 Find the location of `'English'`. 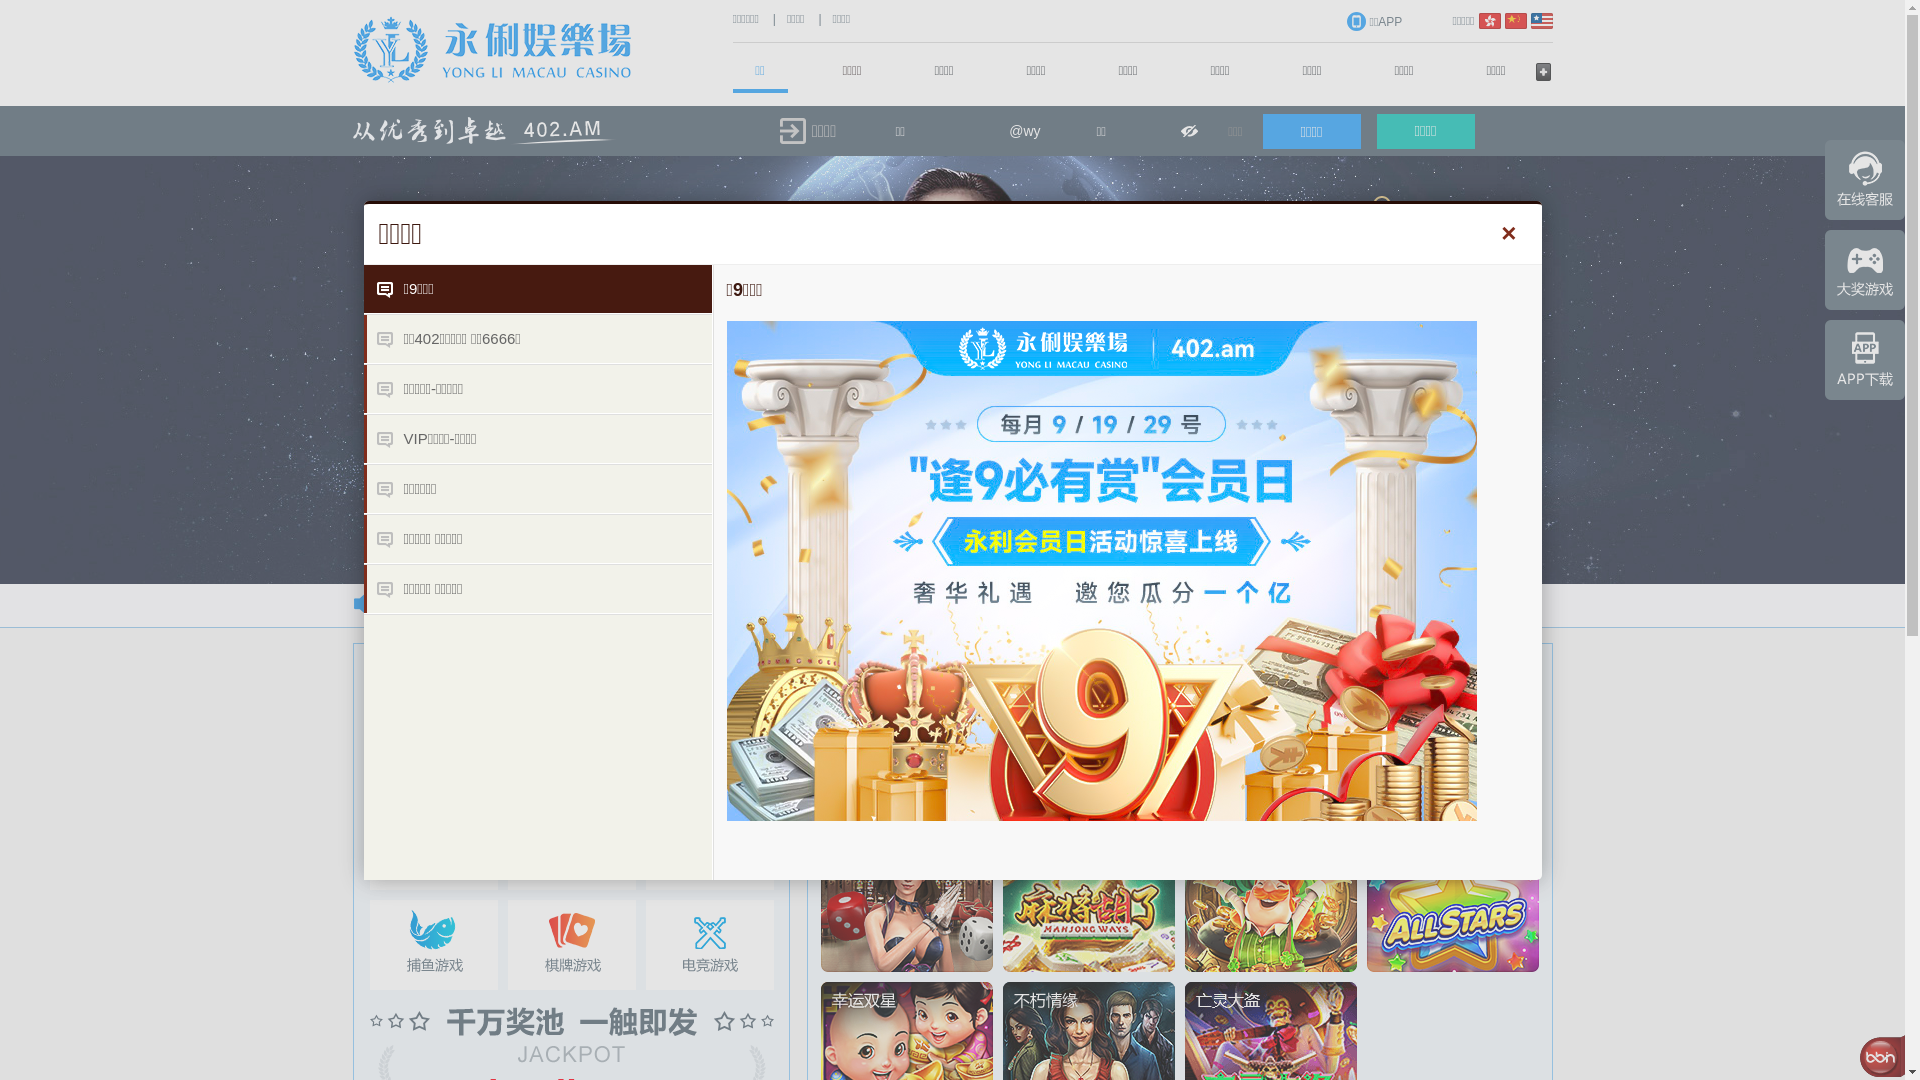

'English' is located at coordinates (1539, 20).